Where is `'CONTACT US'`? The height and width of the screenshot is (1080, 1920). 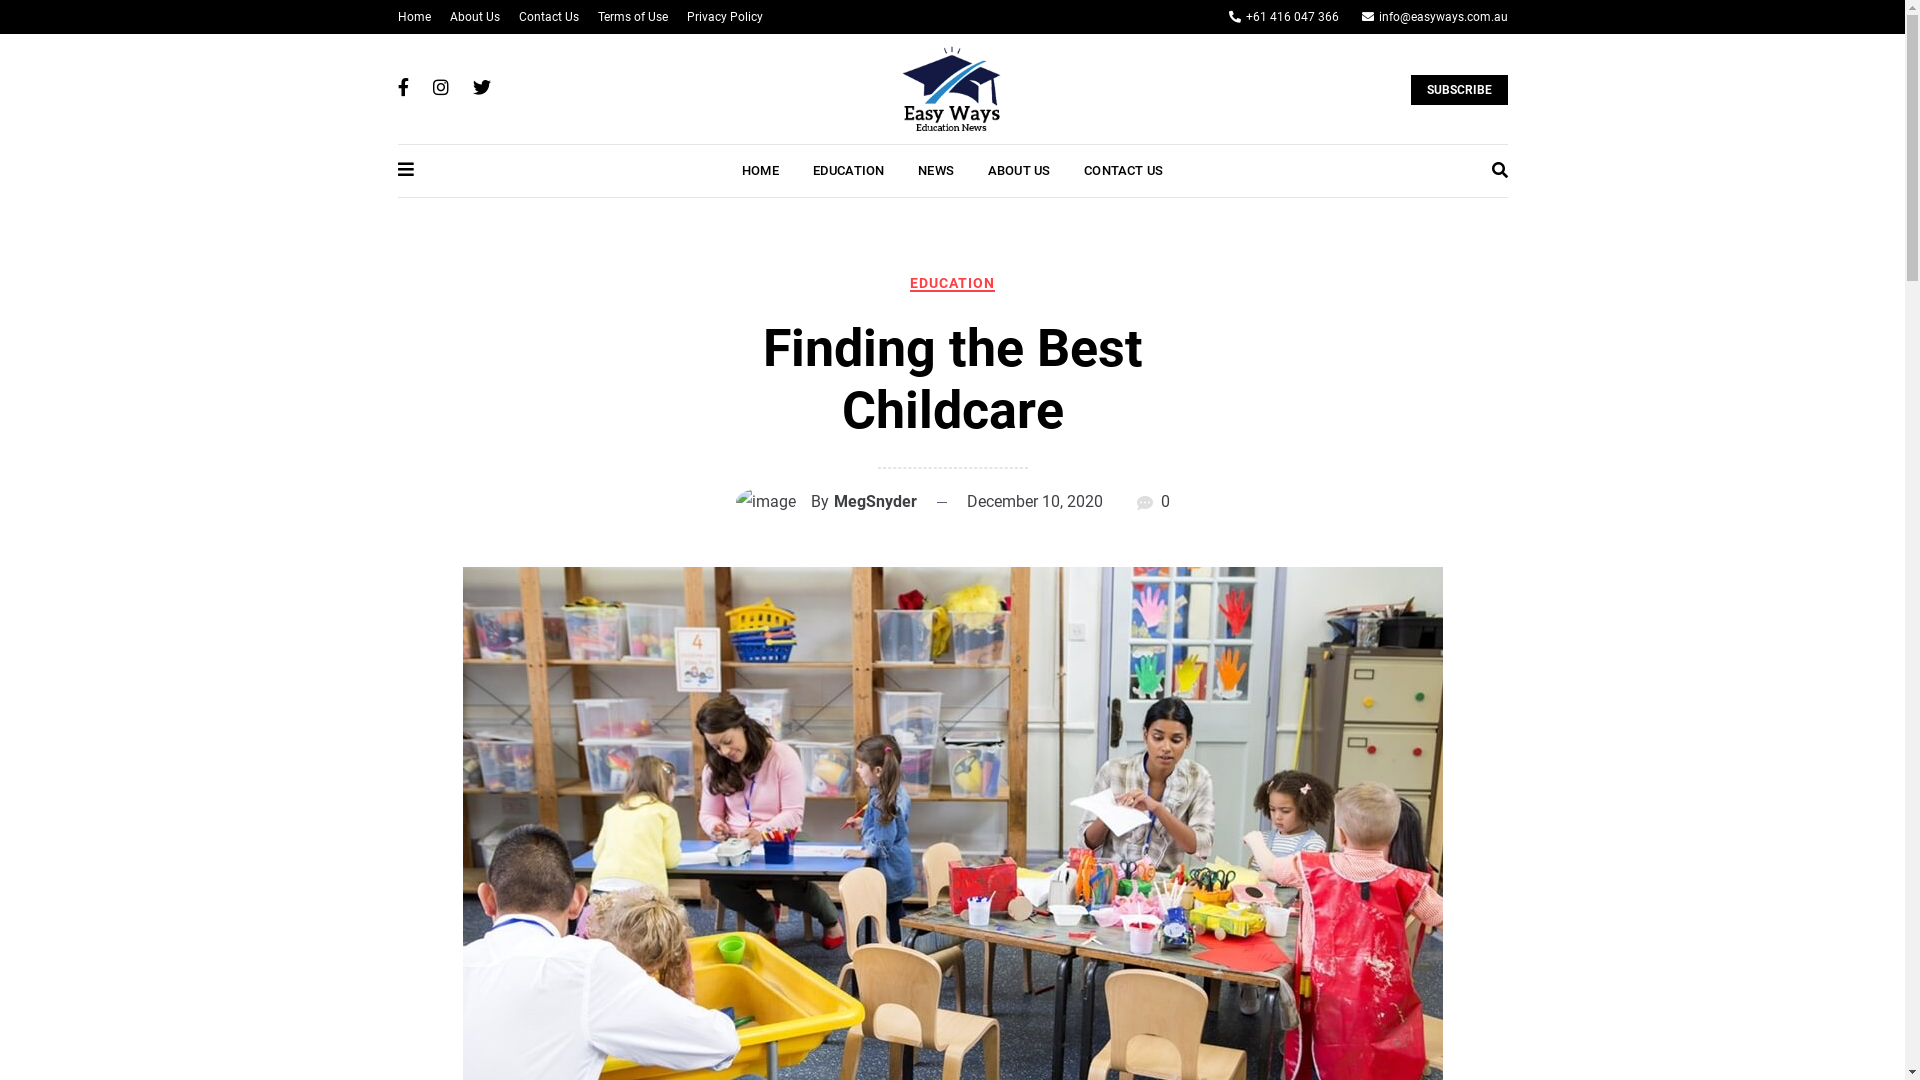
'CONTACT US' is located at coordinates (1123, 169).